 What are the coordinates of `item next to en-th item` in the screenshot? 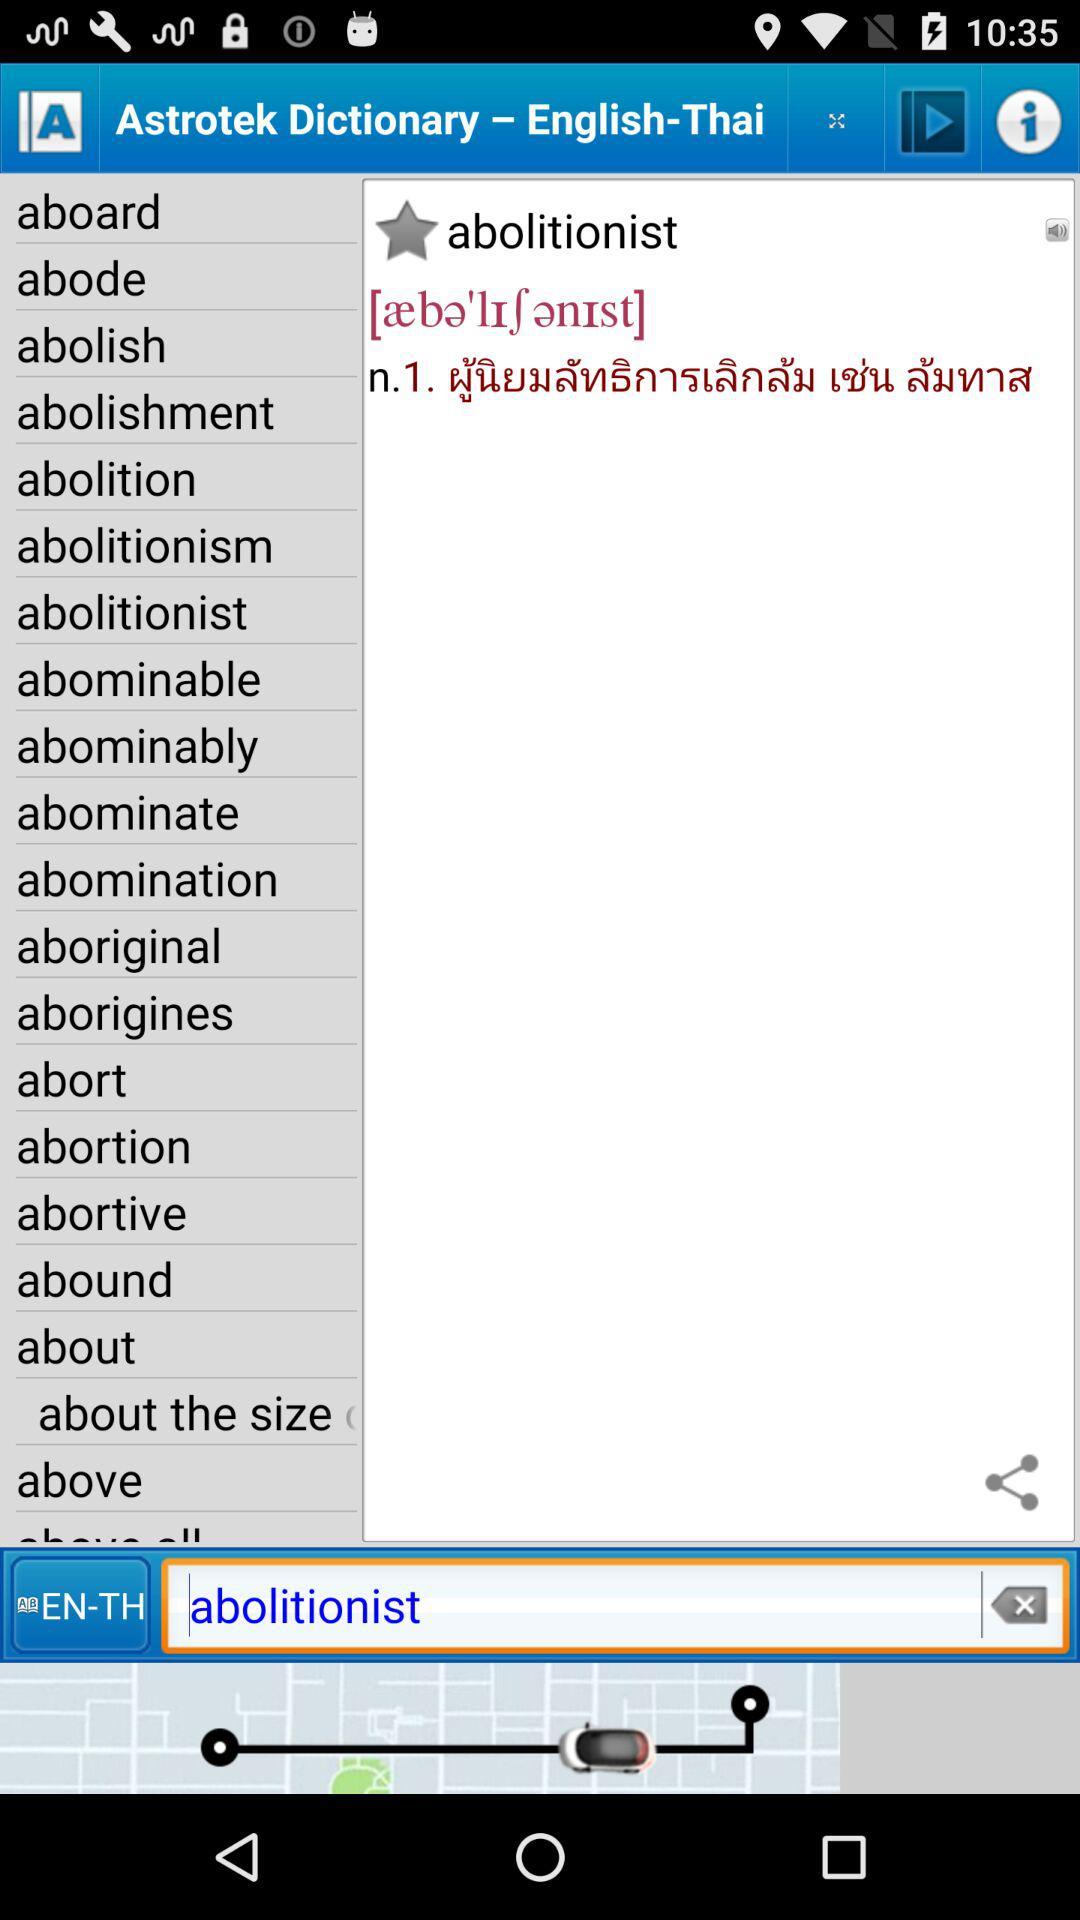 It's located at (1017, 1604).